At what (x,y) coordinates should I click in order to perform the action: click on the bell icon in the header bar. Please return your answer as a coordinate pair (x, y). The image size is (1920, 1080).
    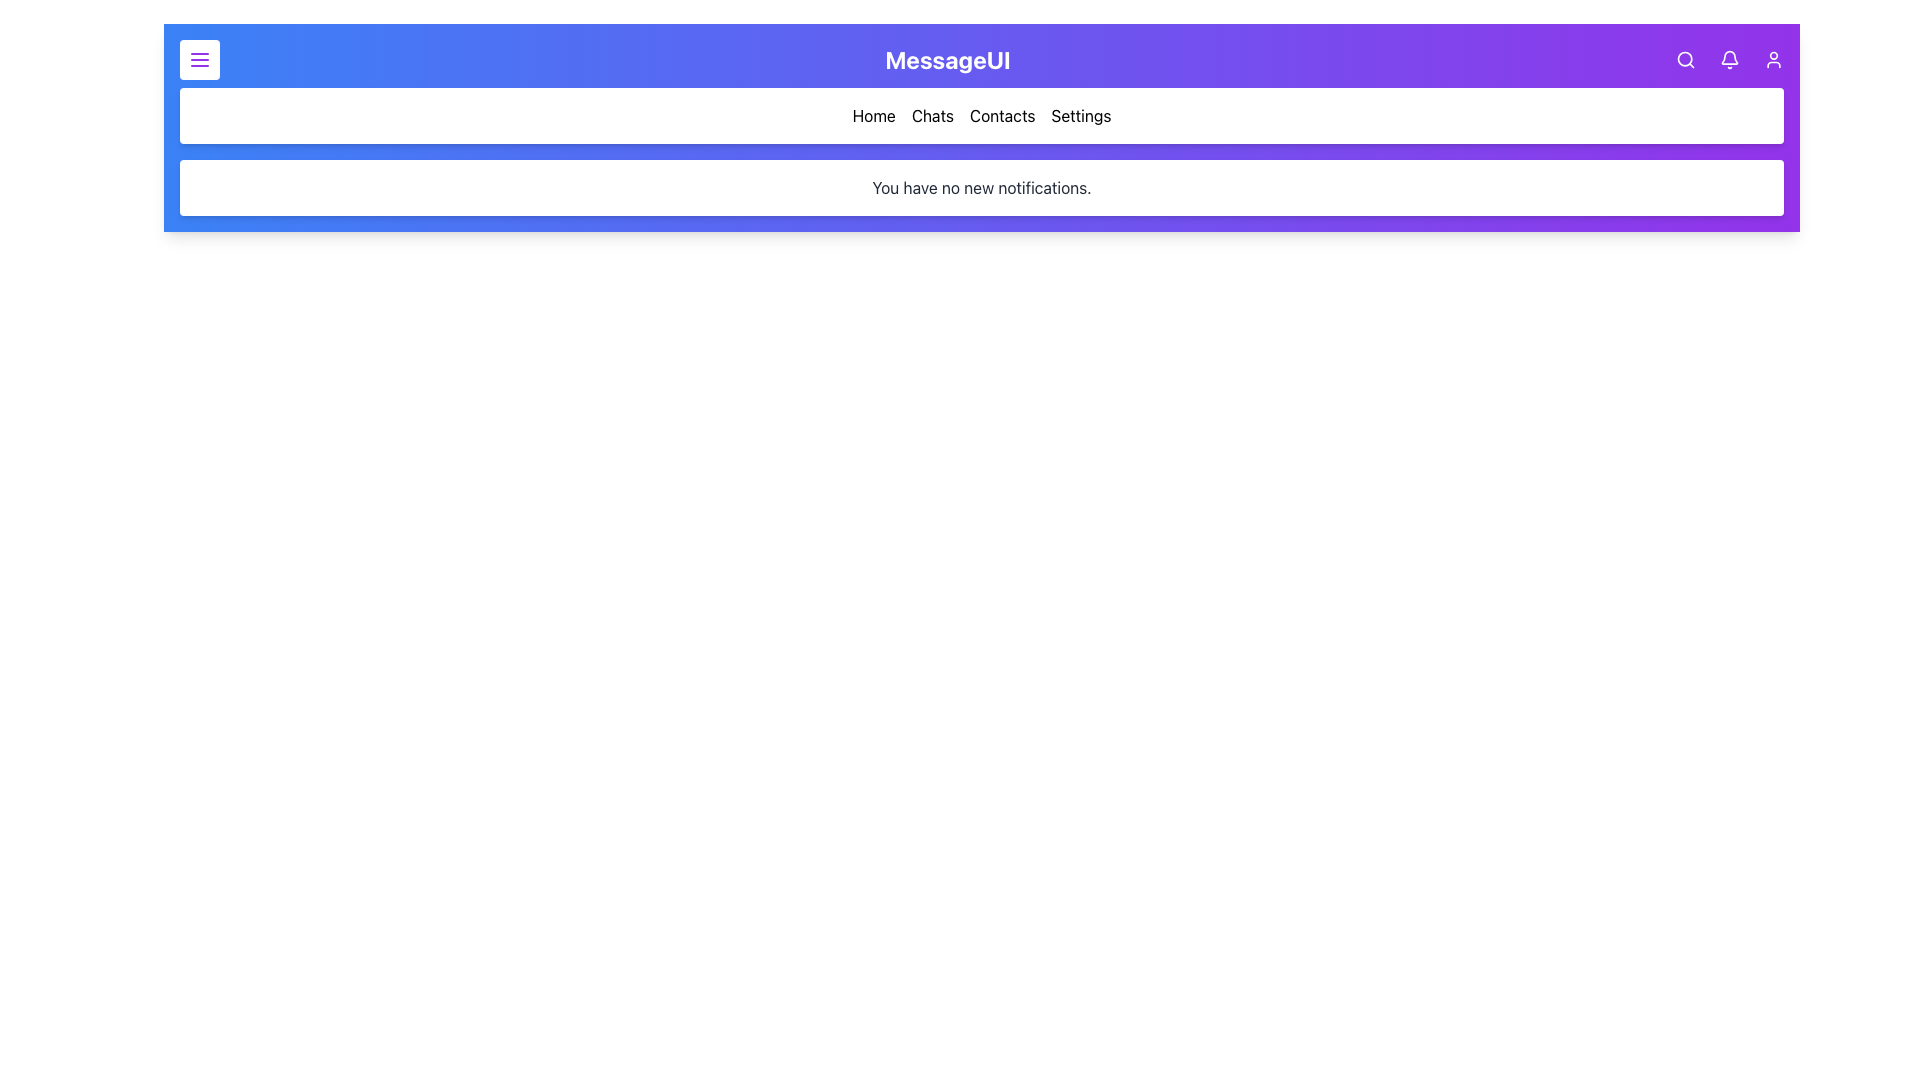
    Looking at the image, I should click on (1728, 59).